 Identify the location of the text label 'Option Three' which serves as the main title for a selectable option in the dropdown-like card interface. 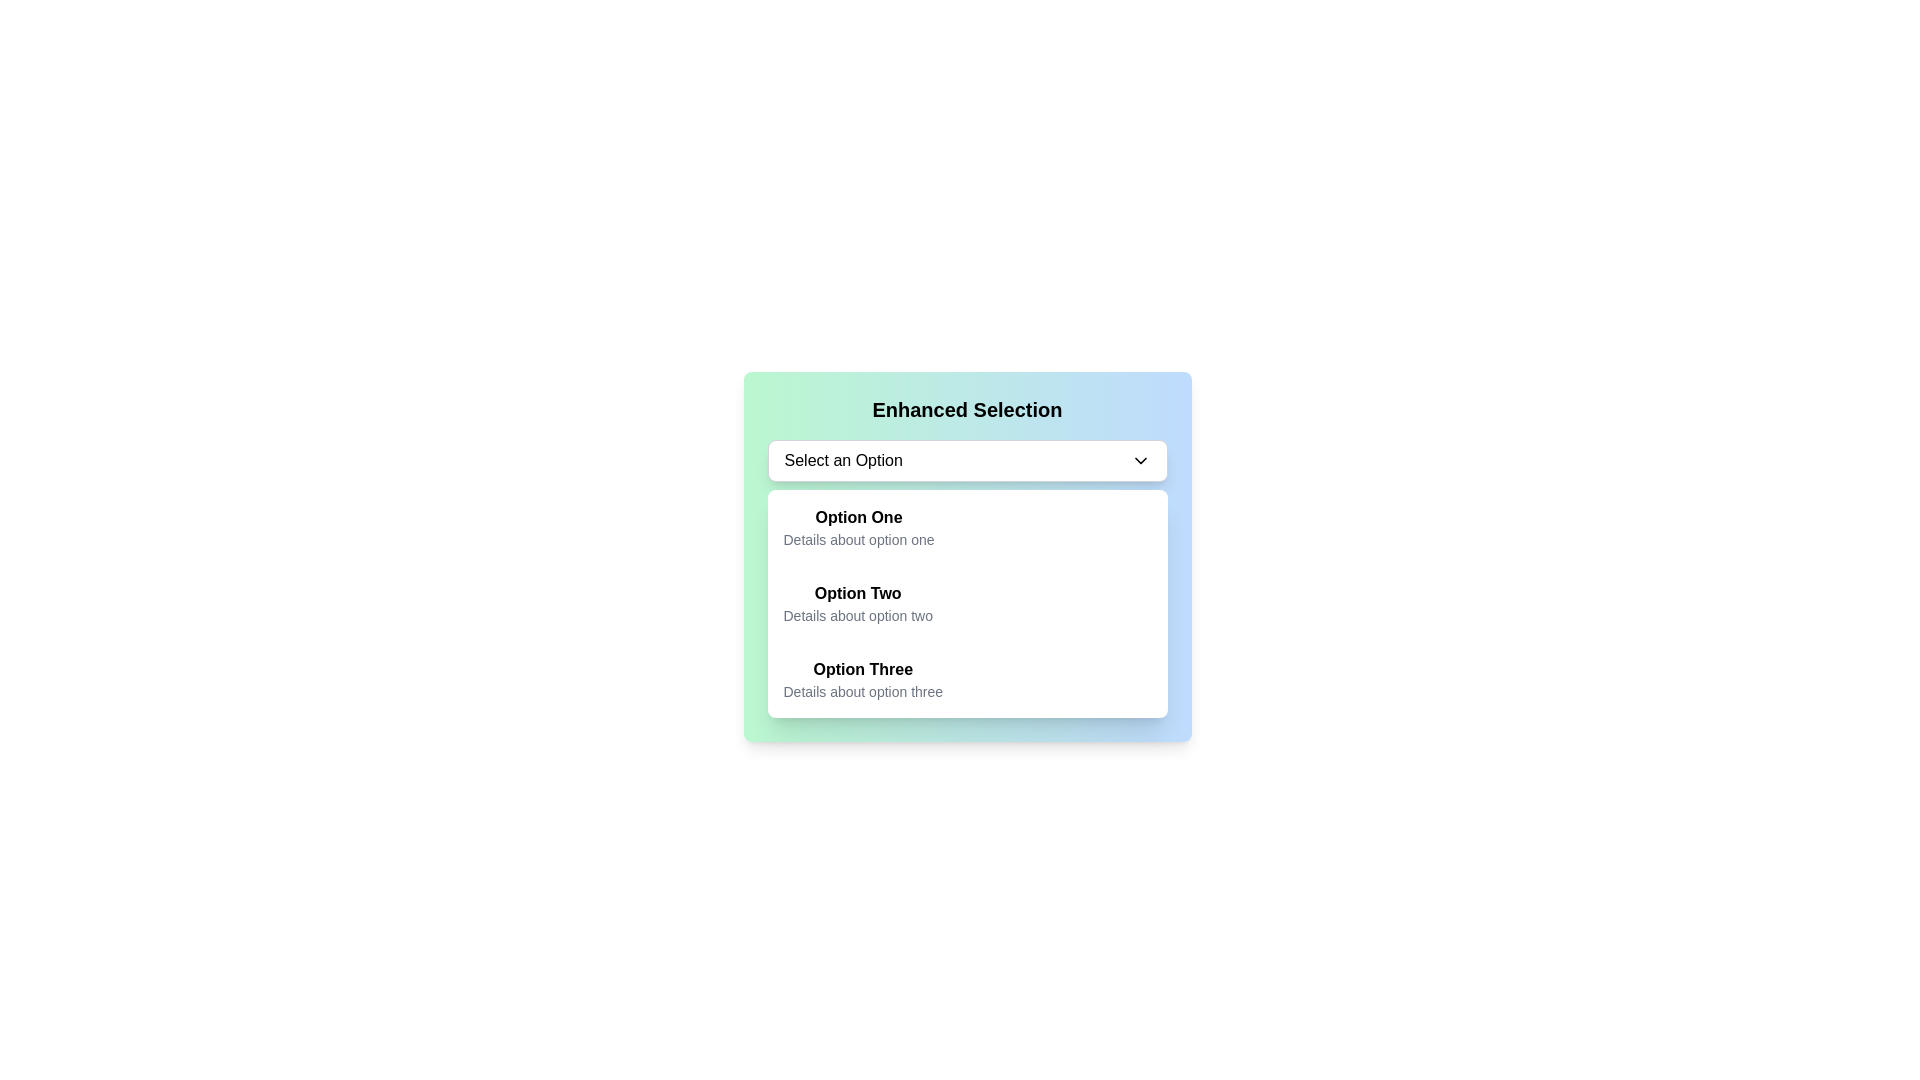
(863, 670).